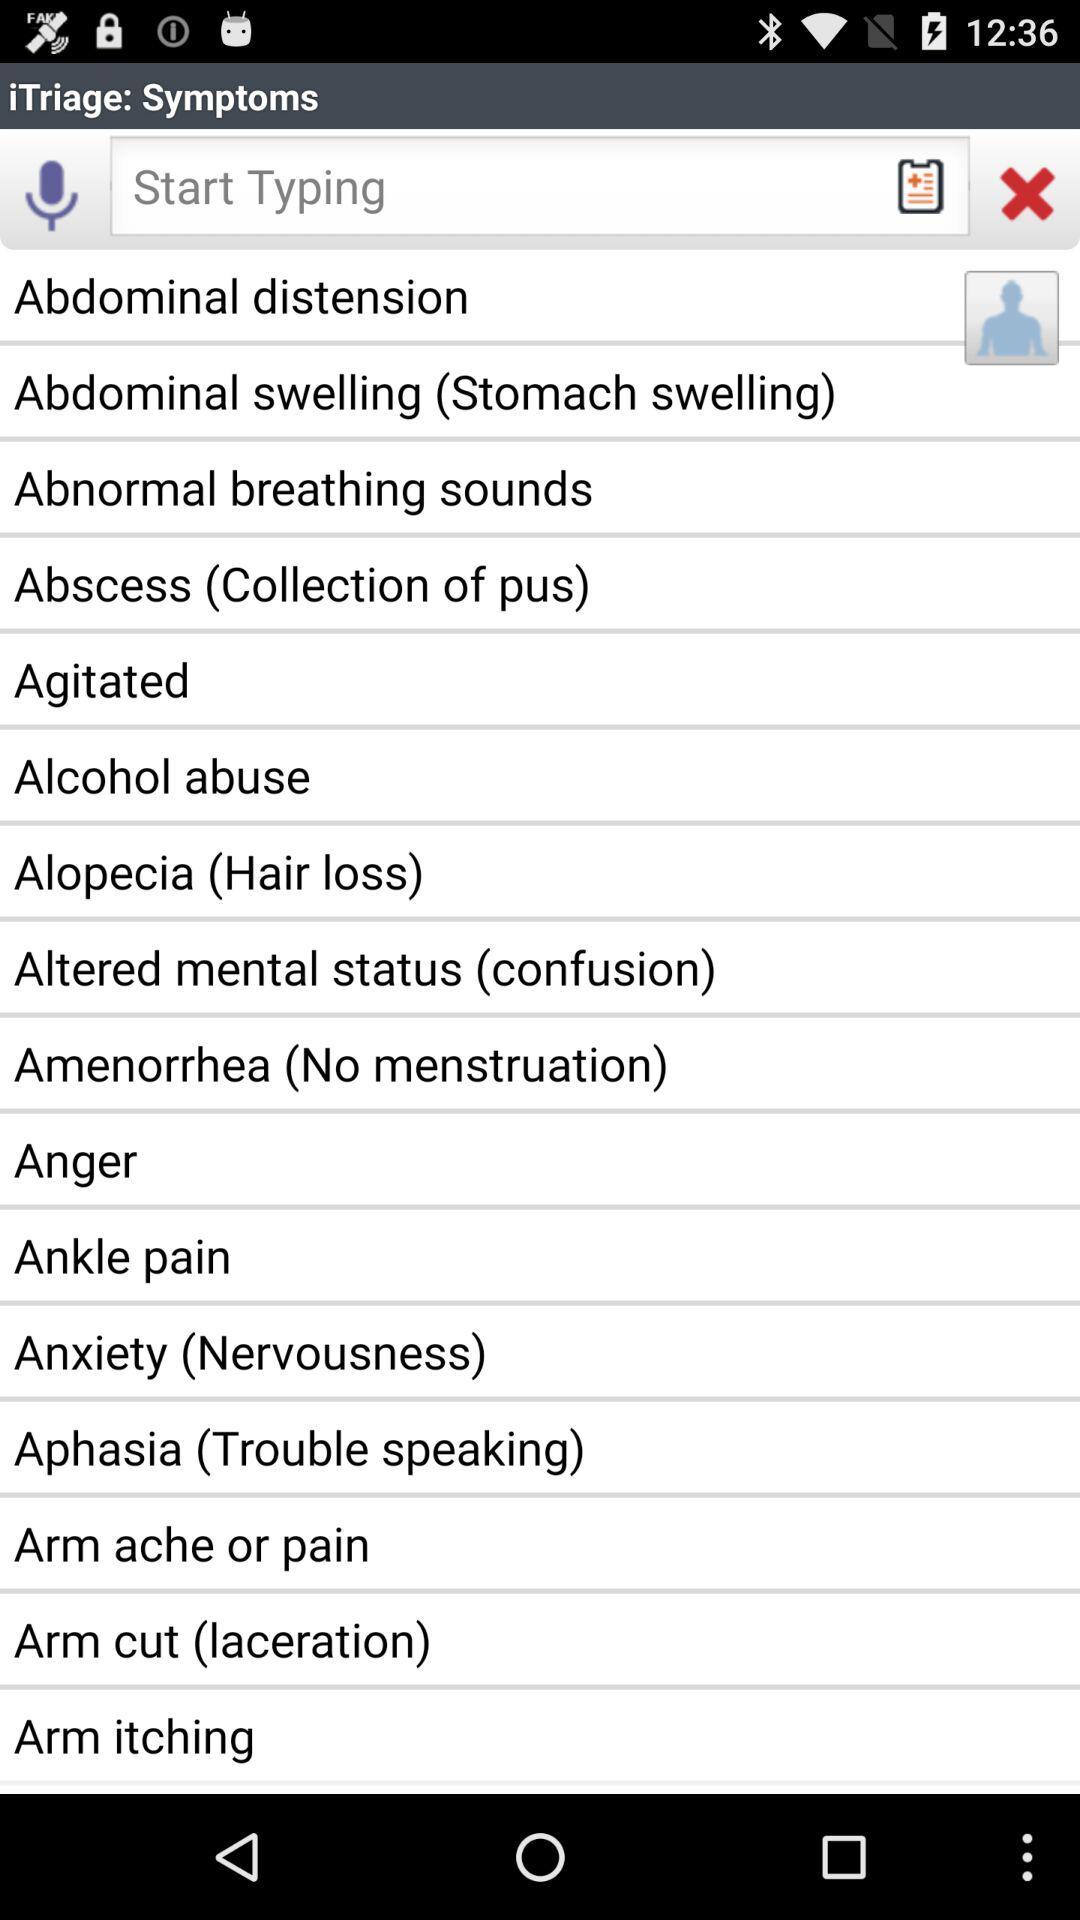 The image size is (1080, 1920). What do you see at coordinates (51, 205) in the screenshot?
I see `the microphone icon` at bounding box center [51, 205].